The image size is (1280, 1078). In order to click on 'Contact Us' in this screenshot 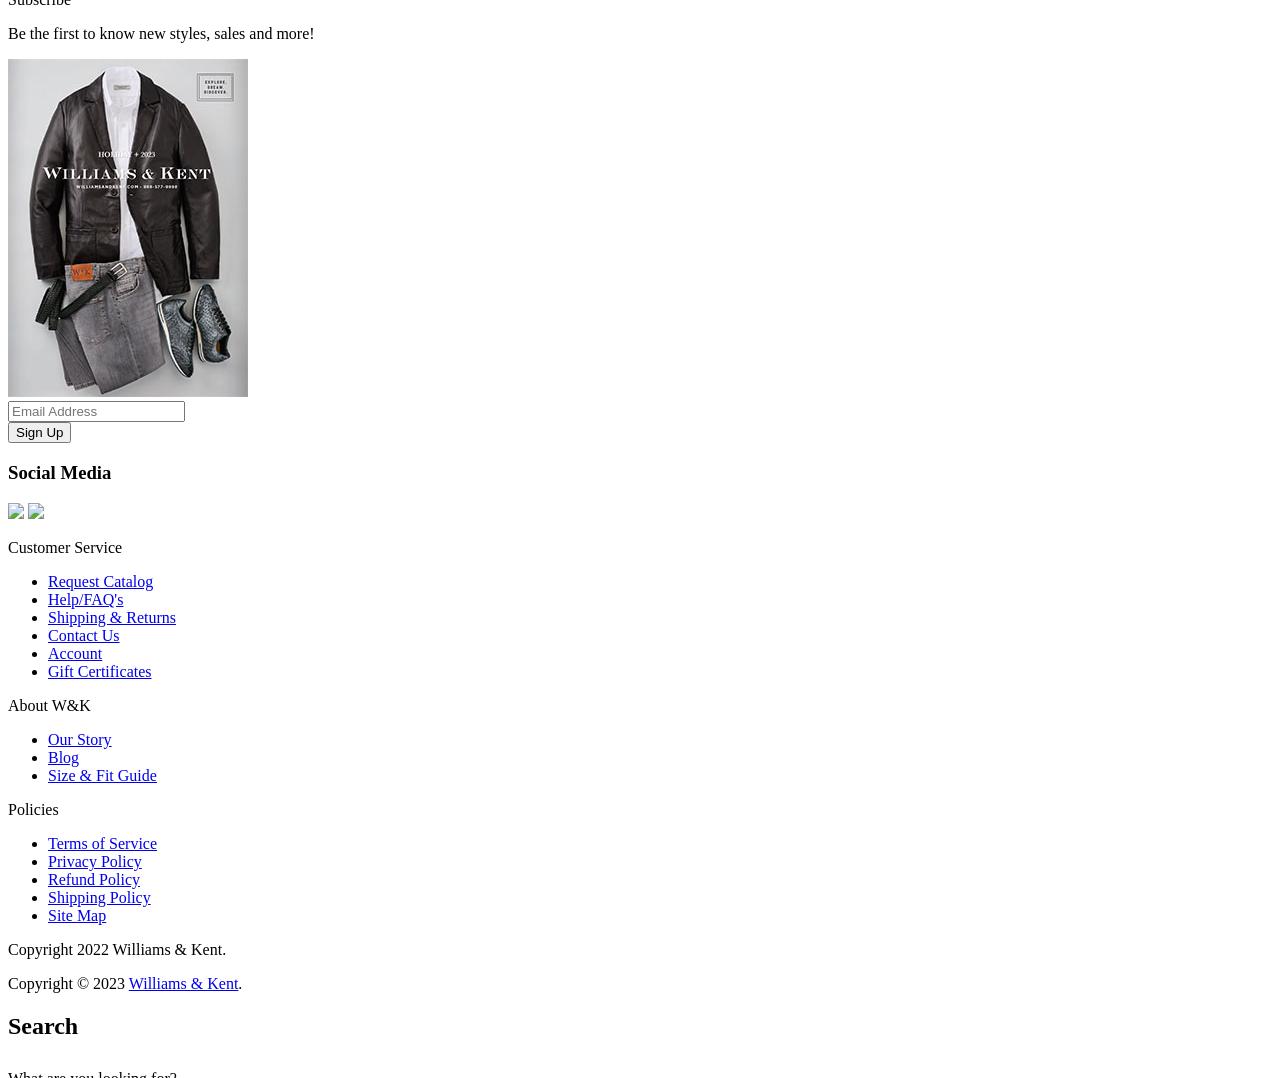, I will do `click(82, 633)`.